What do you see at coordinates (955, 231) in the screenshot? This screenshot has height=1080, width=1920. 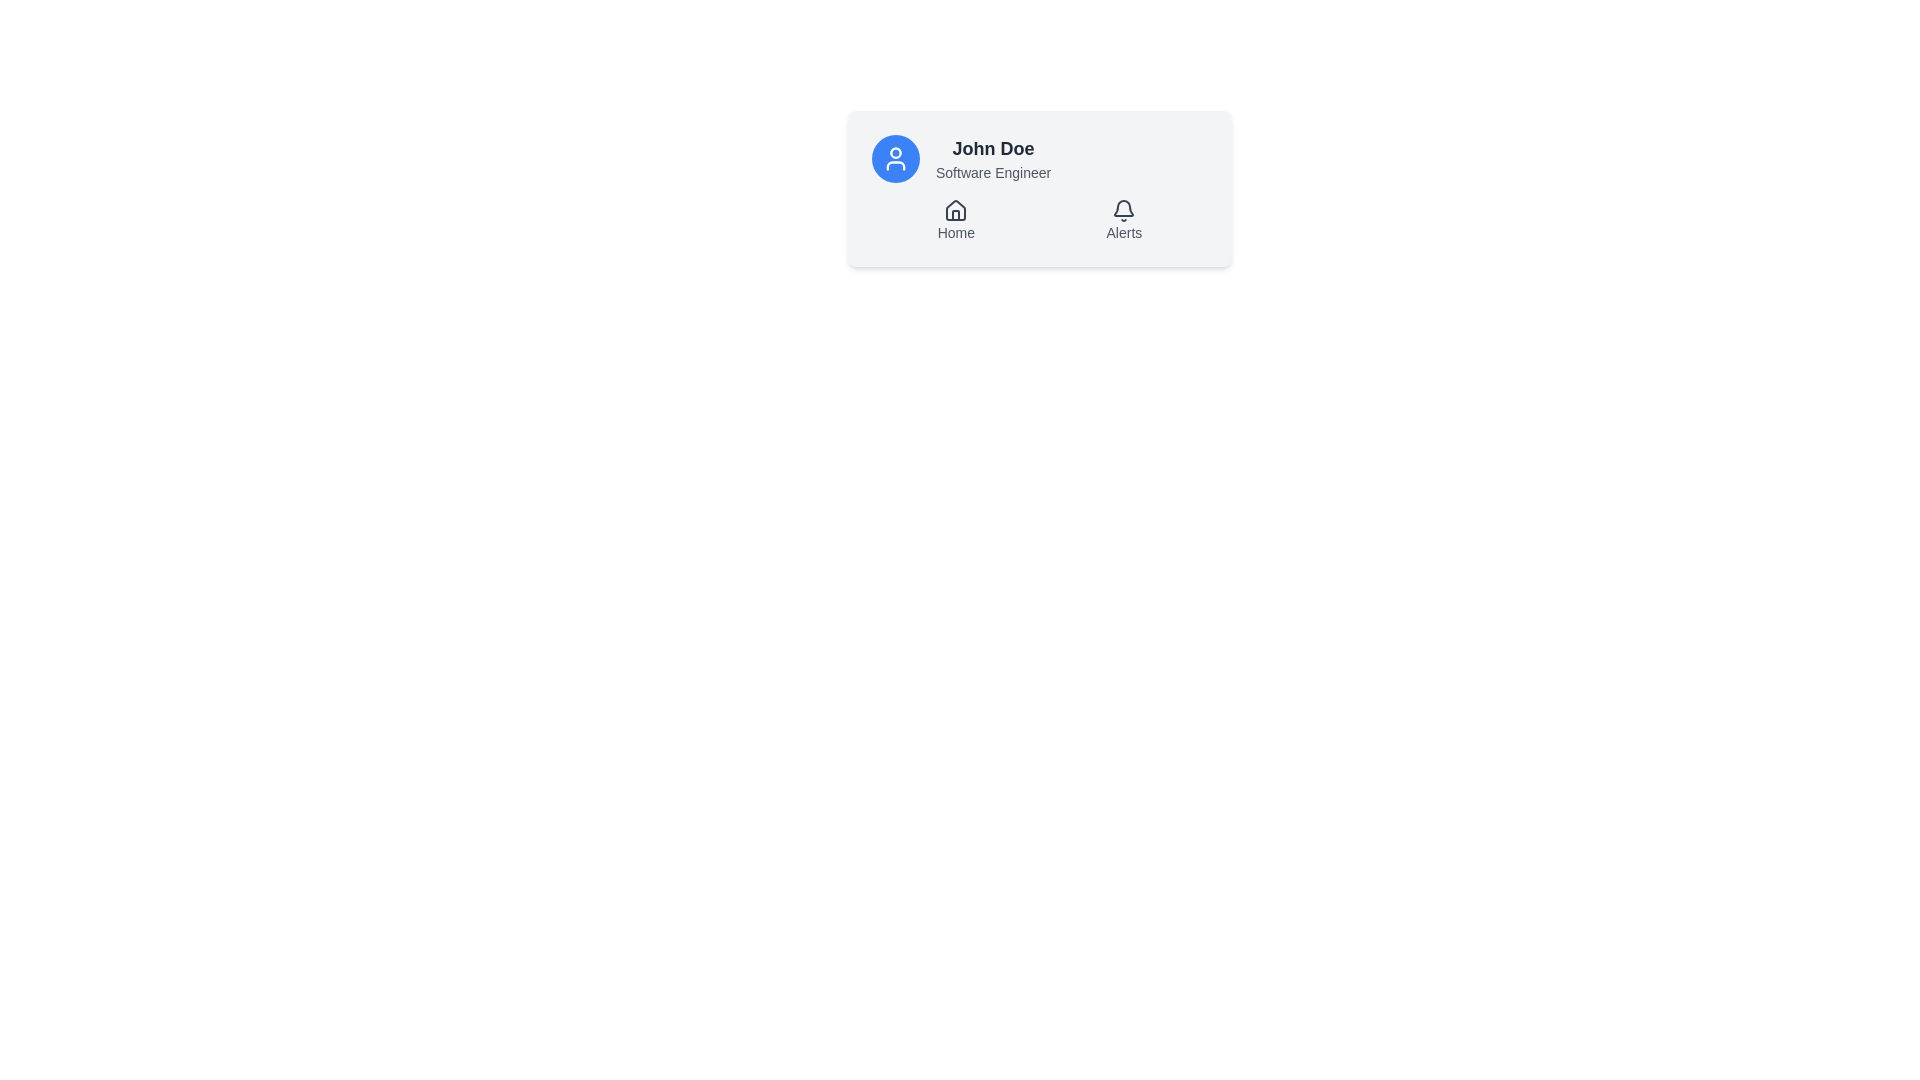 I see `the Text label that indicates the Home section, located below the house icon in a card component, aligned with the Alerts text on the right` at bounding box center [955, 231].